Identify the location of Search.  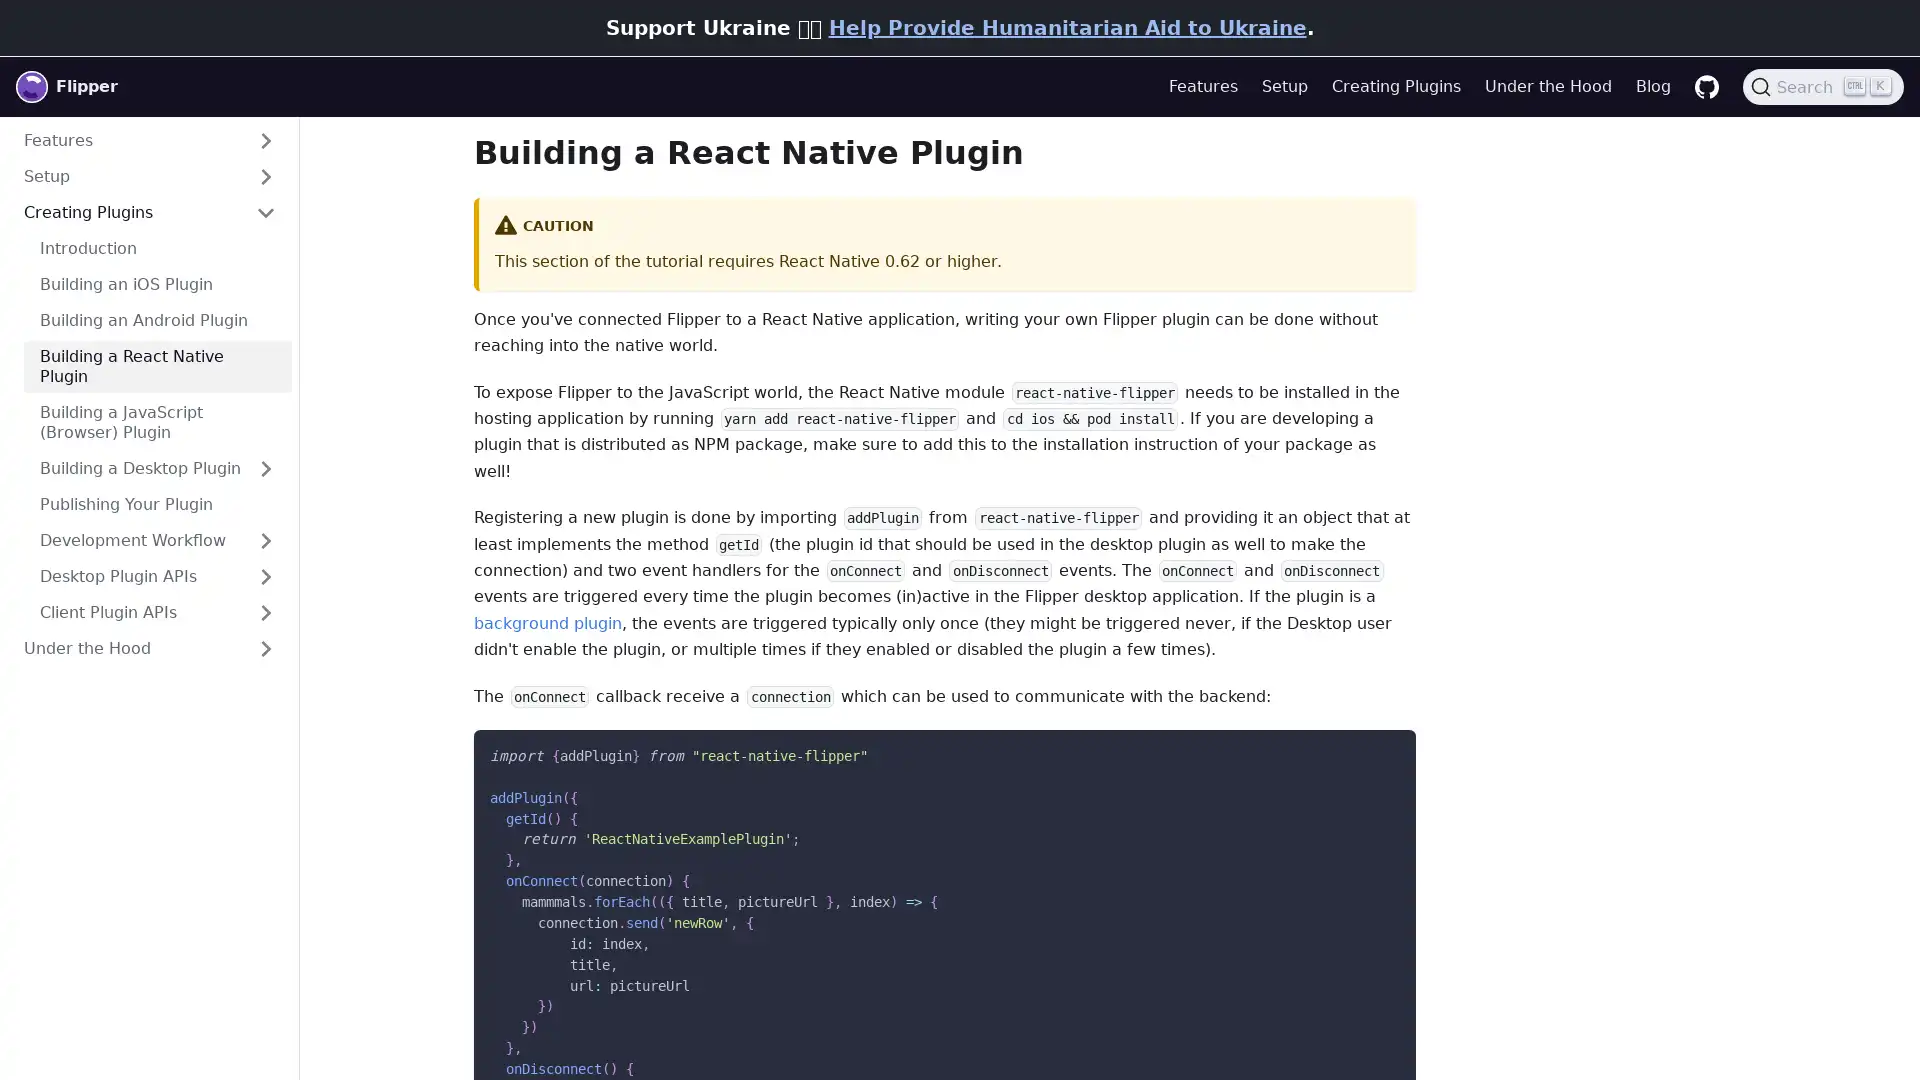
(1823, 86).